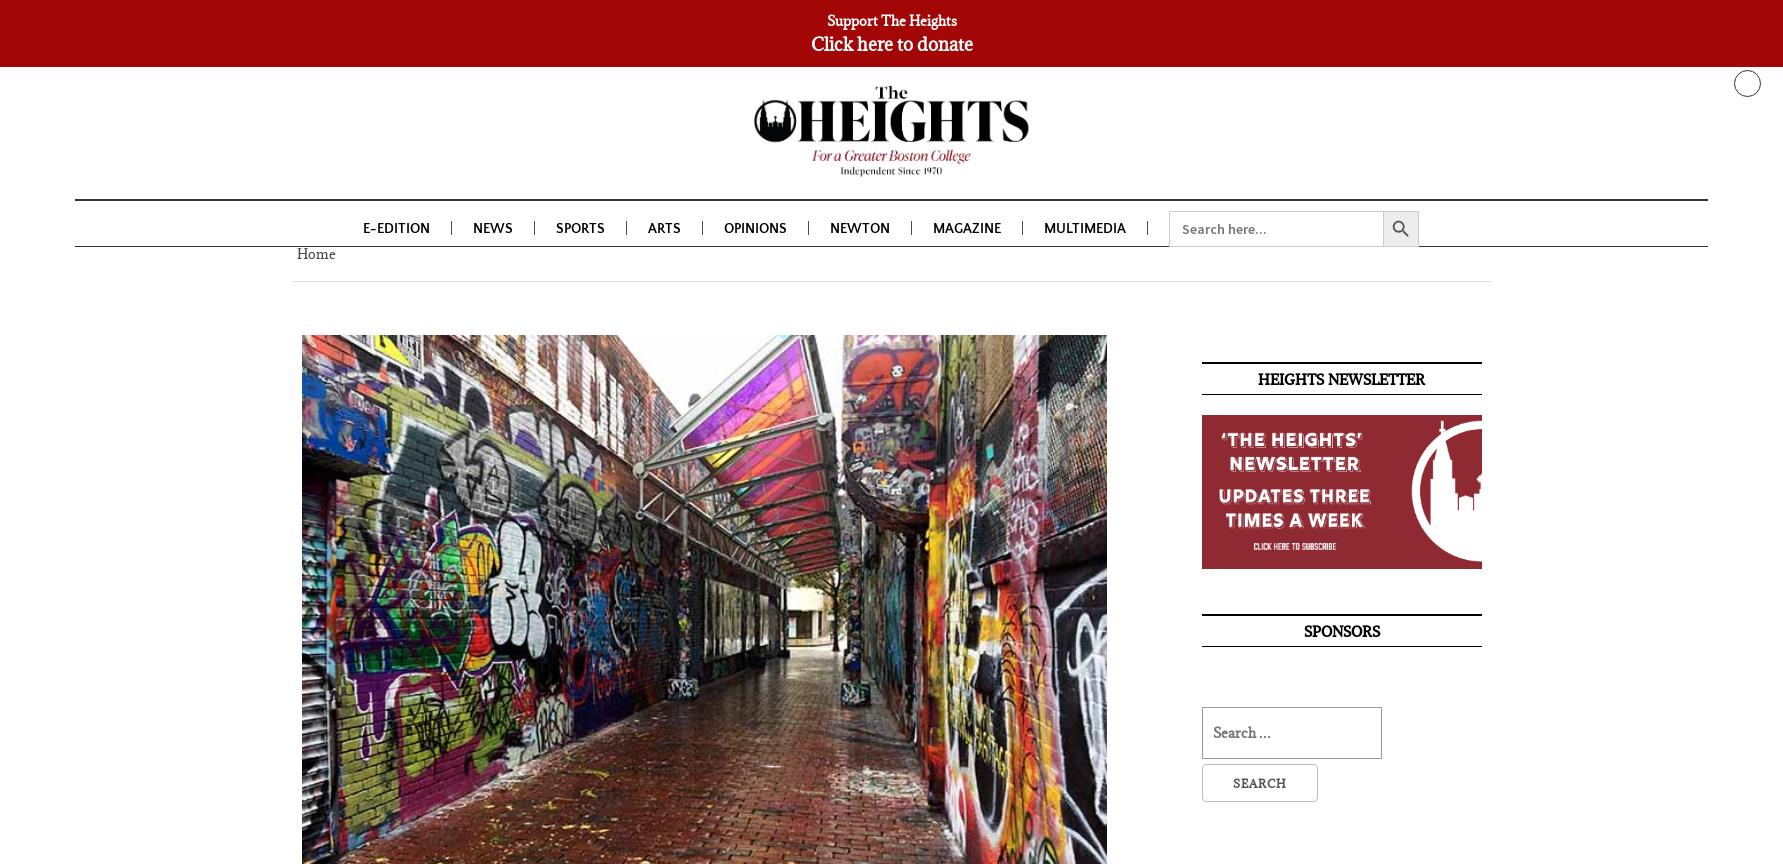 This screenshot has height=864, width=1783. What do you see at coordinates (965, 233) in the screenshot?
I see `'Magazine'` at bounding box center [965, 233].